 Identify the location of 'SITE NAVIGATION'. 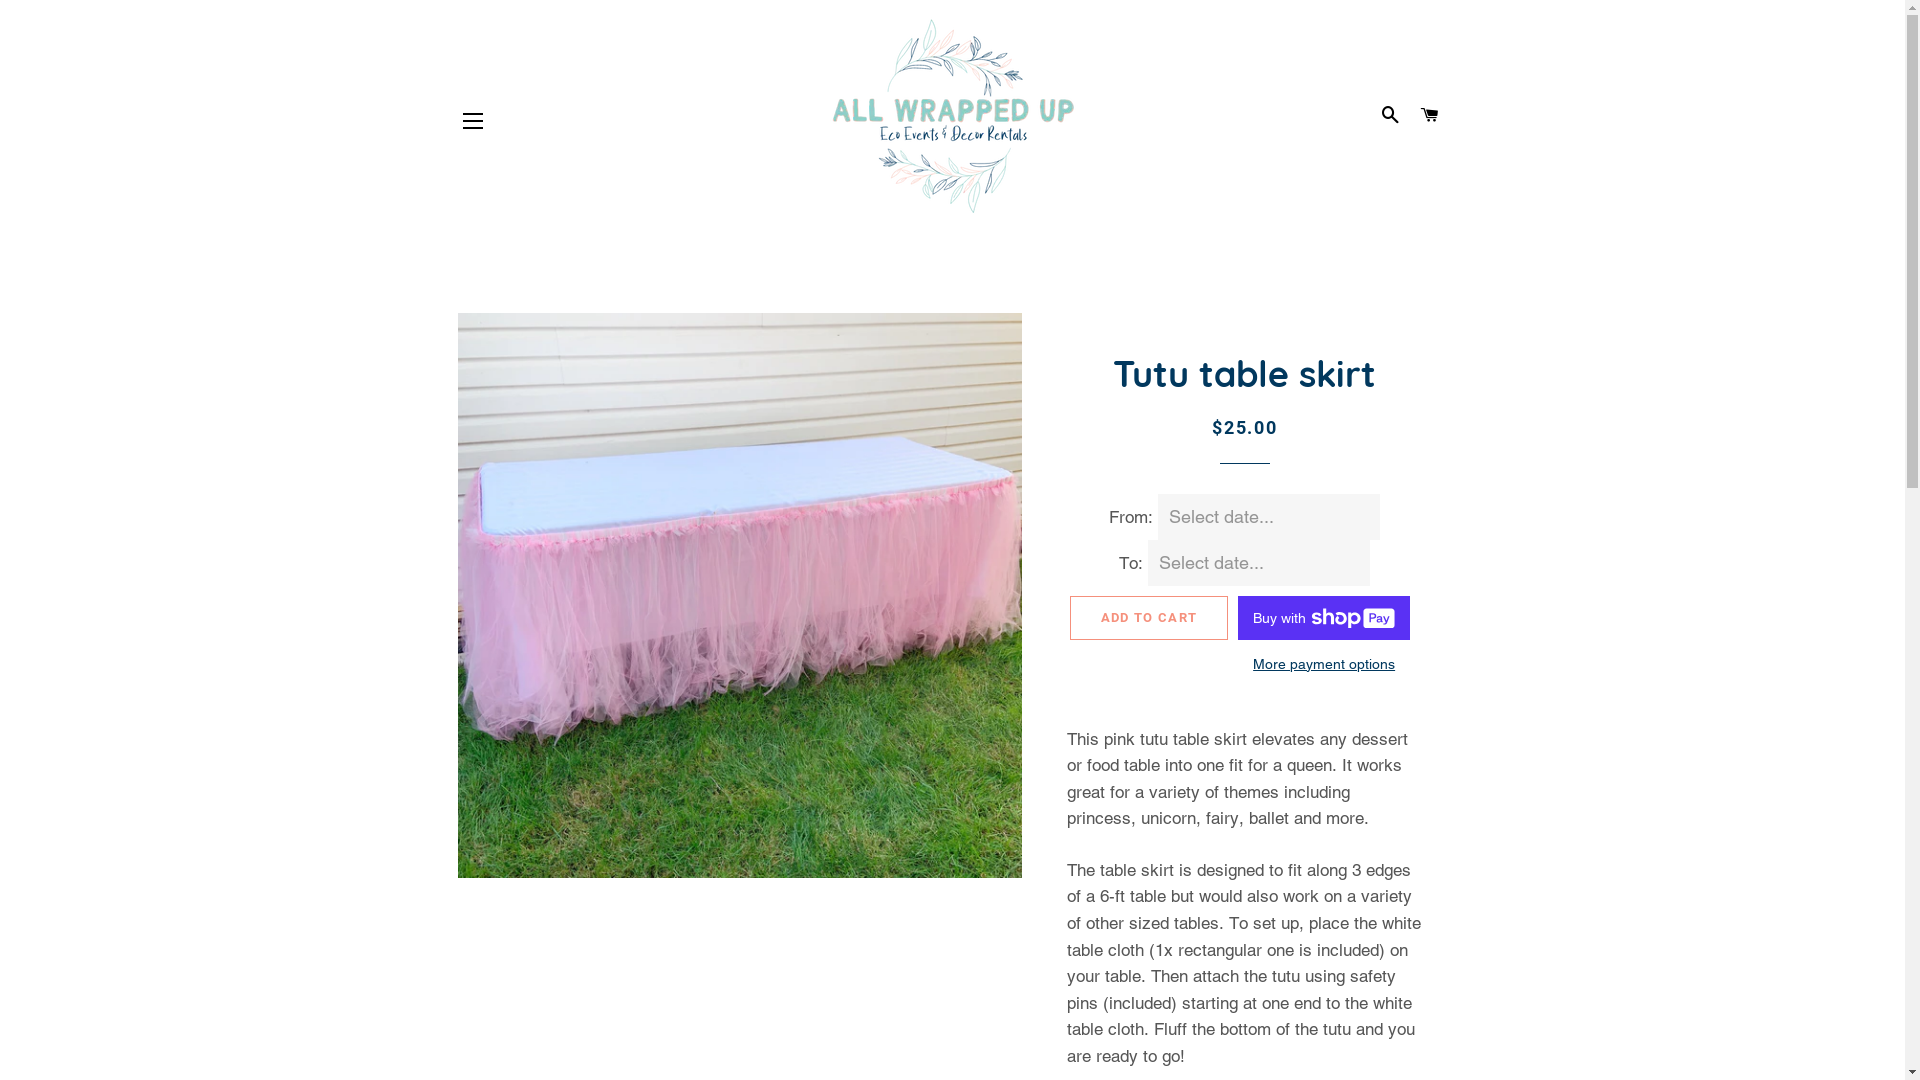
(472, 120).